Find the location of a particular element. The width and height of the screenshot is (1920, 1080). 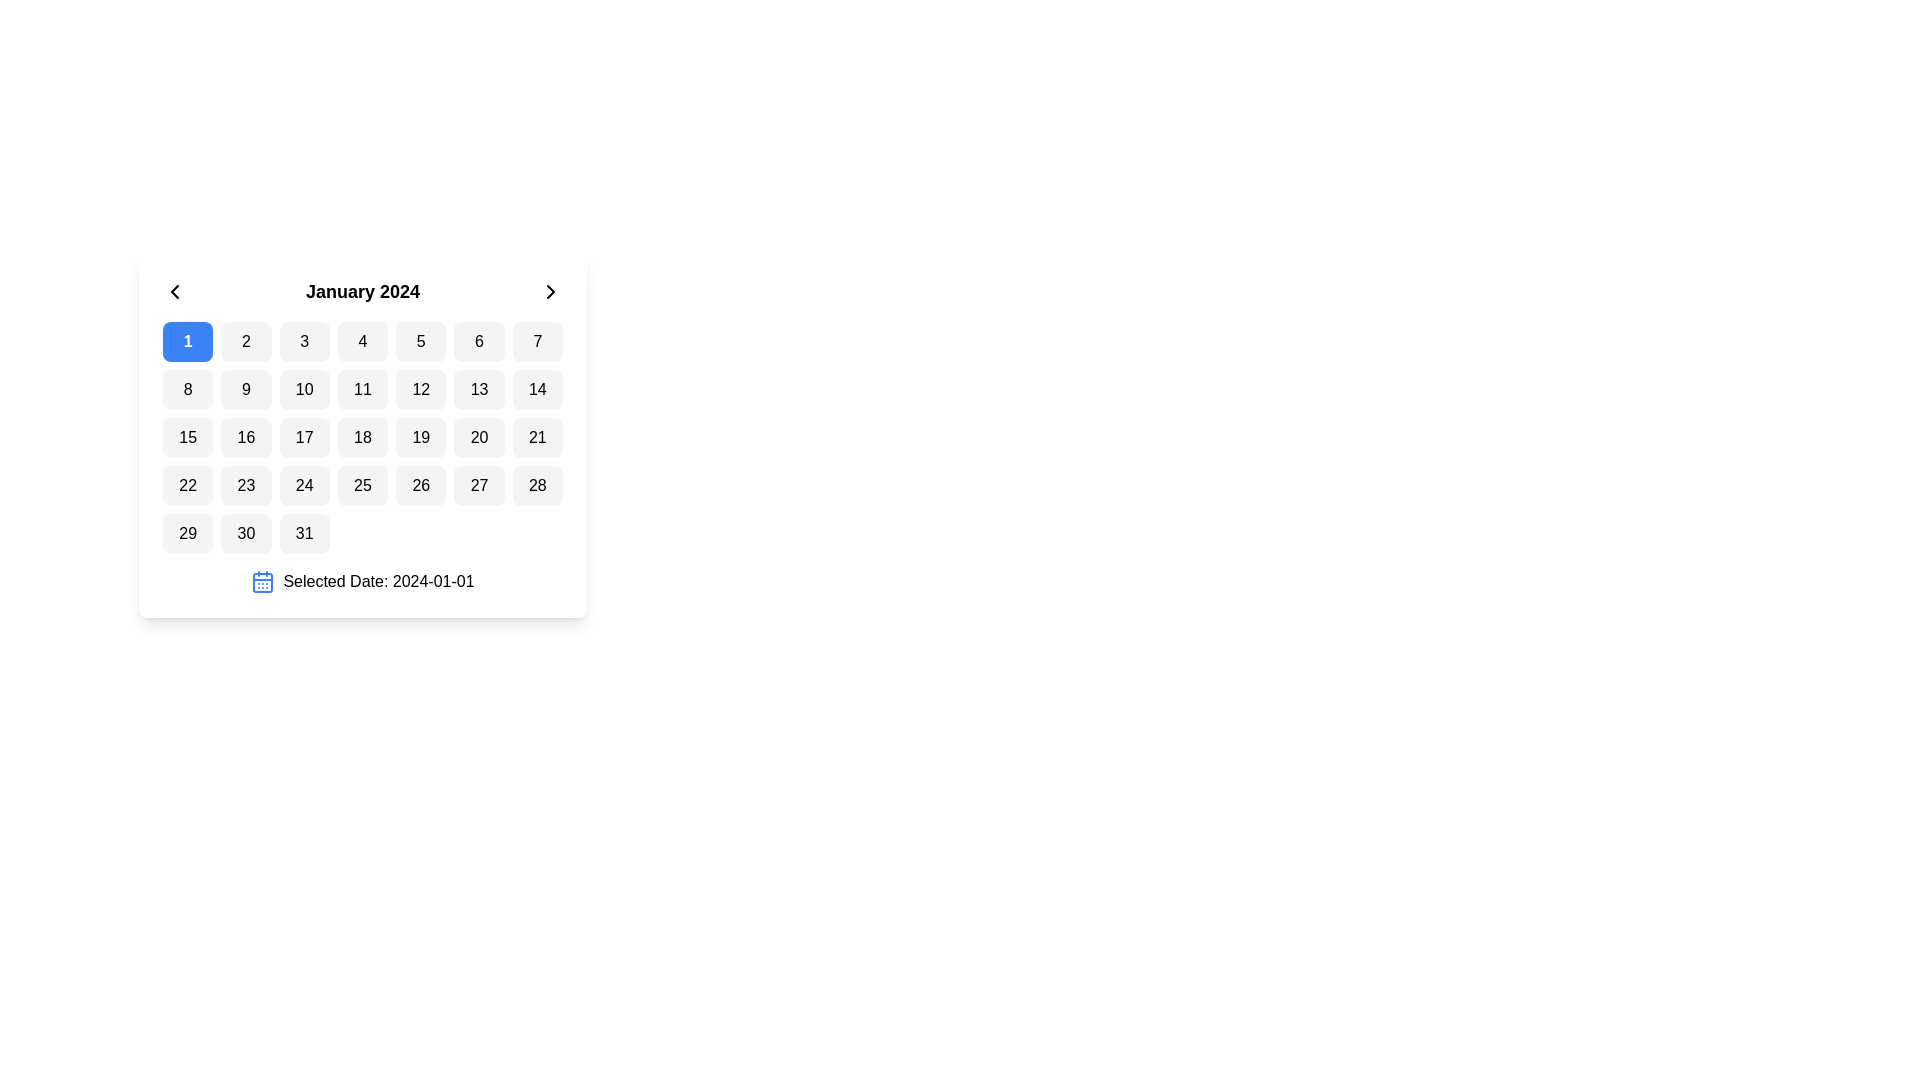

the button displaying '23' in a date selection calendar interface is located at coordinates (245, 486).